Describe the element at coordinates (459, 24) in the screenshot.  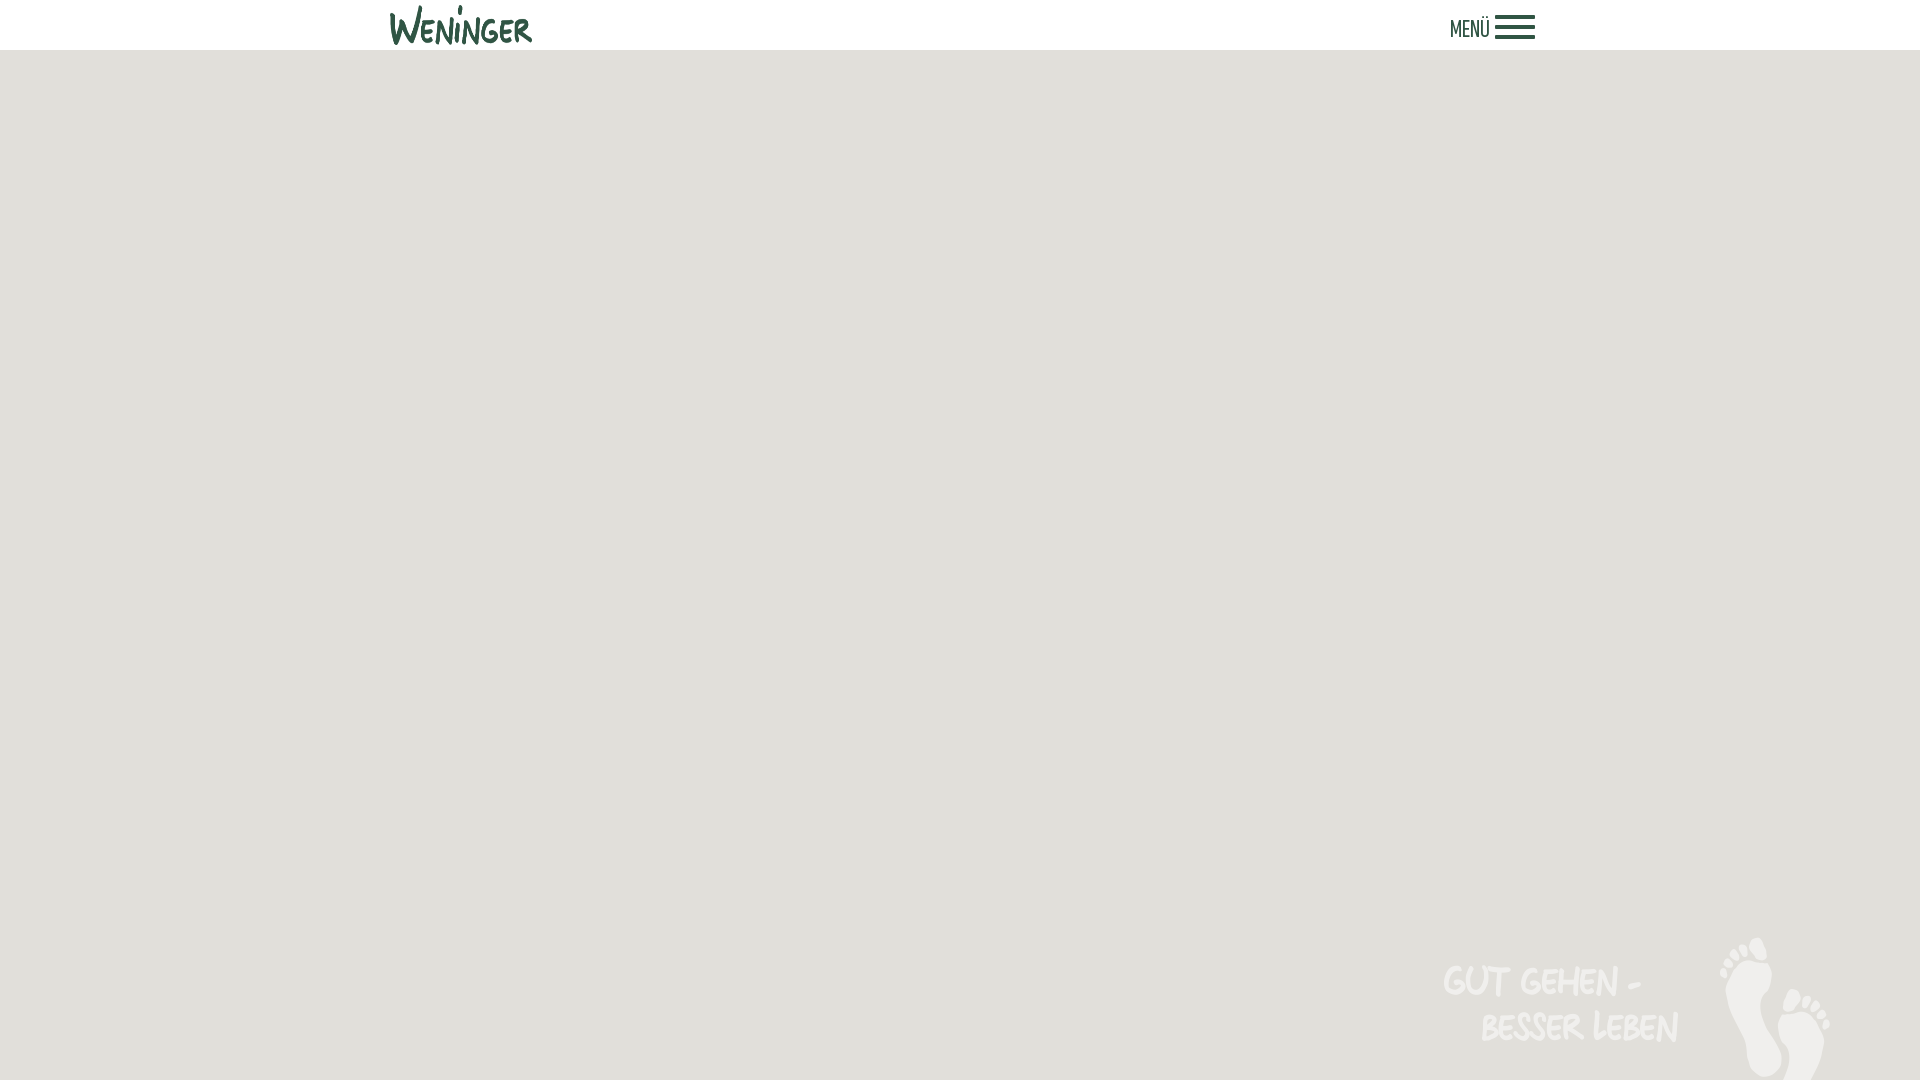
I see `'Weninger - Logo'` at that location.